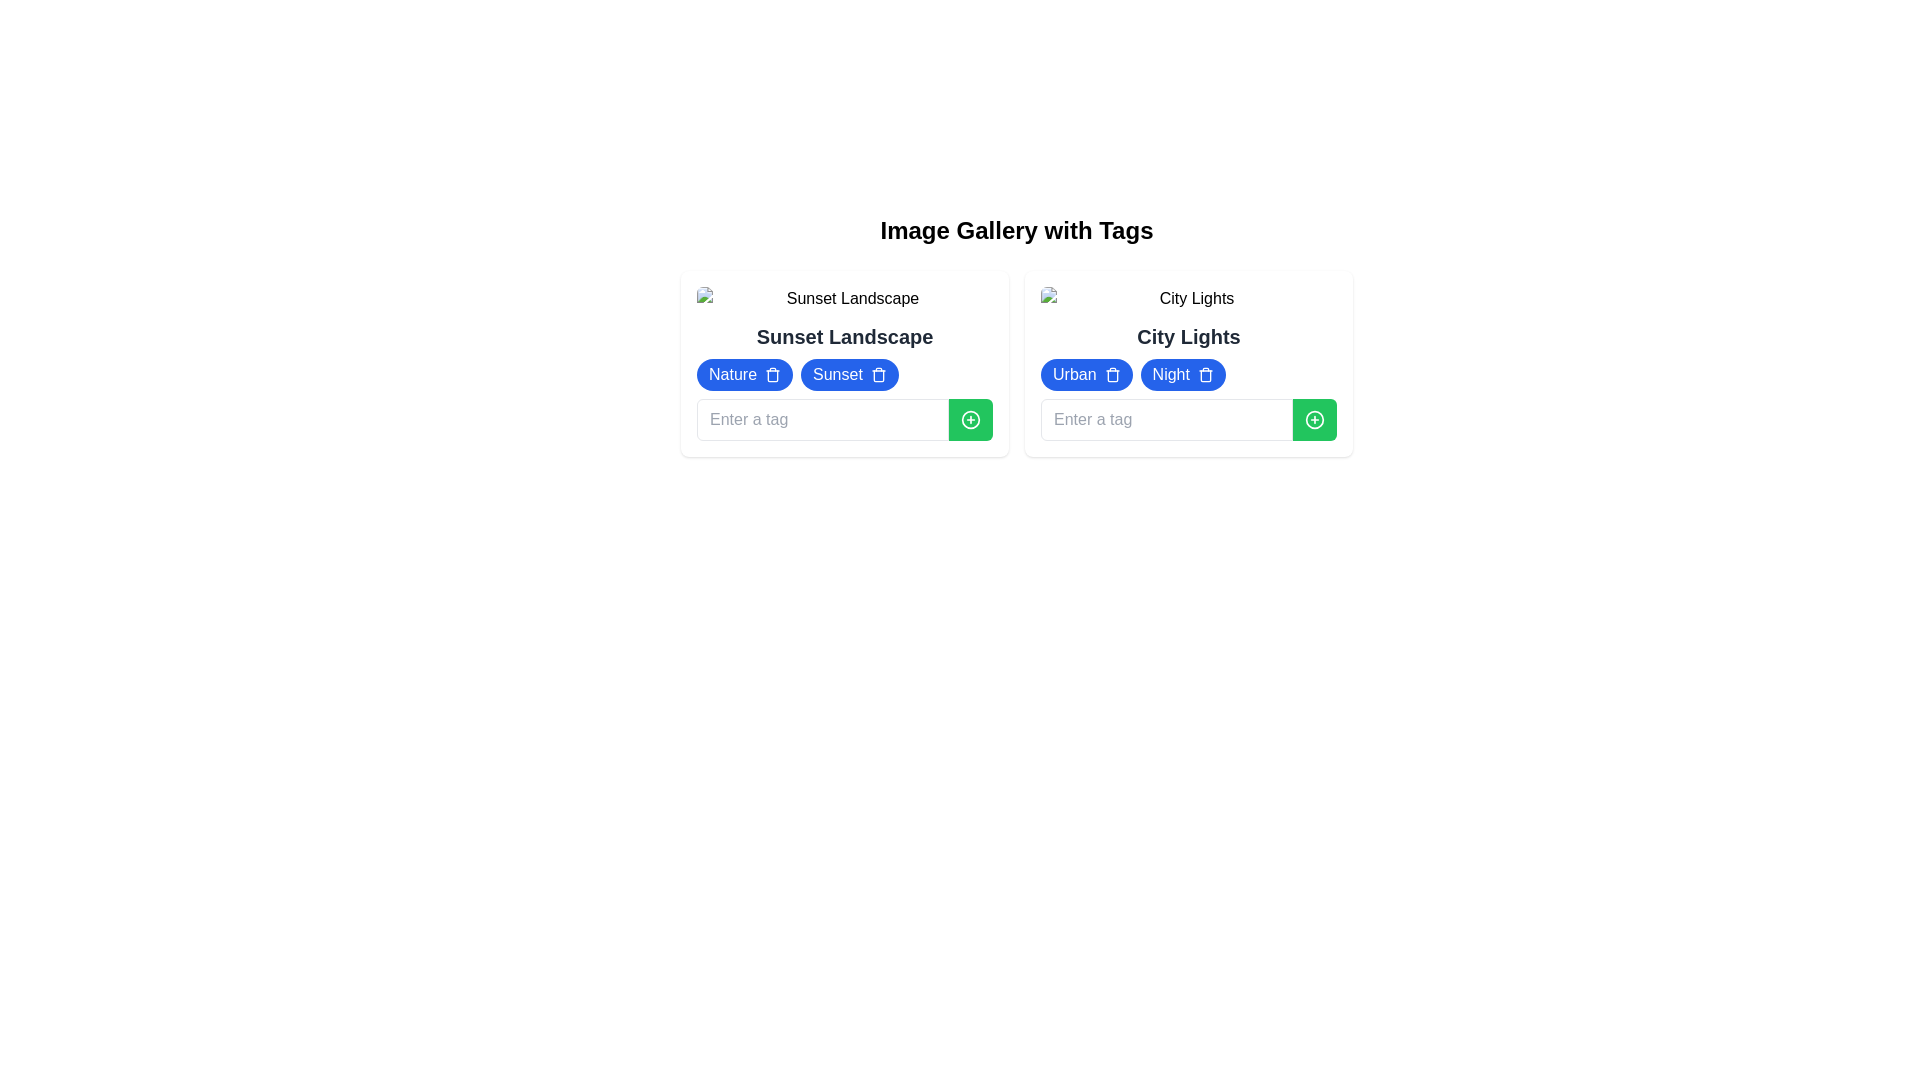  I want to click on the small, green, rounded rectangle button with a plus sign icon located in the 'City Lights' card layout, so click(1315, 419).